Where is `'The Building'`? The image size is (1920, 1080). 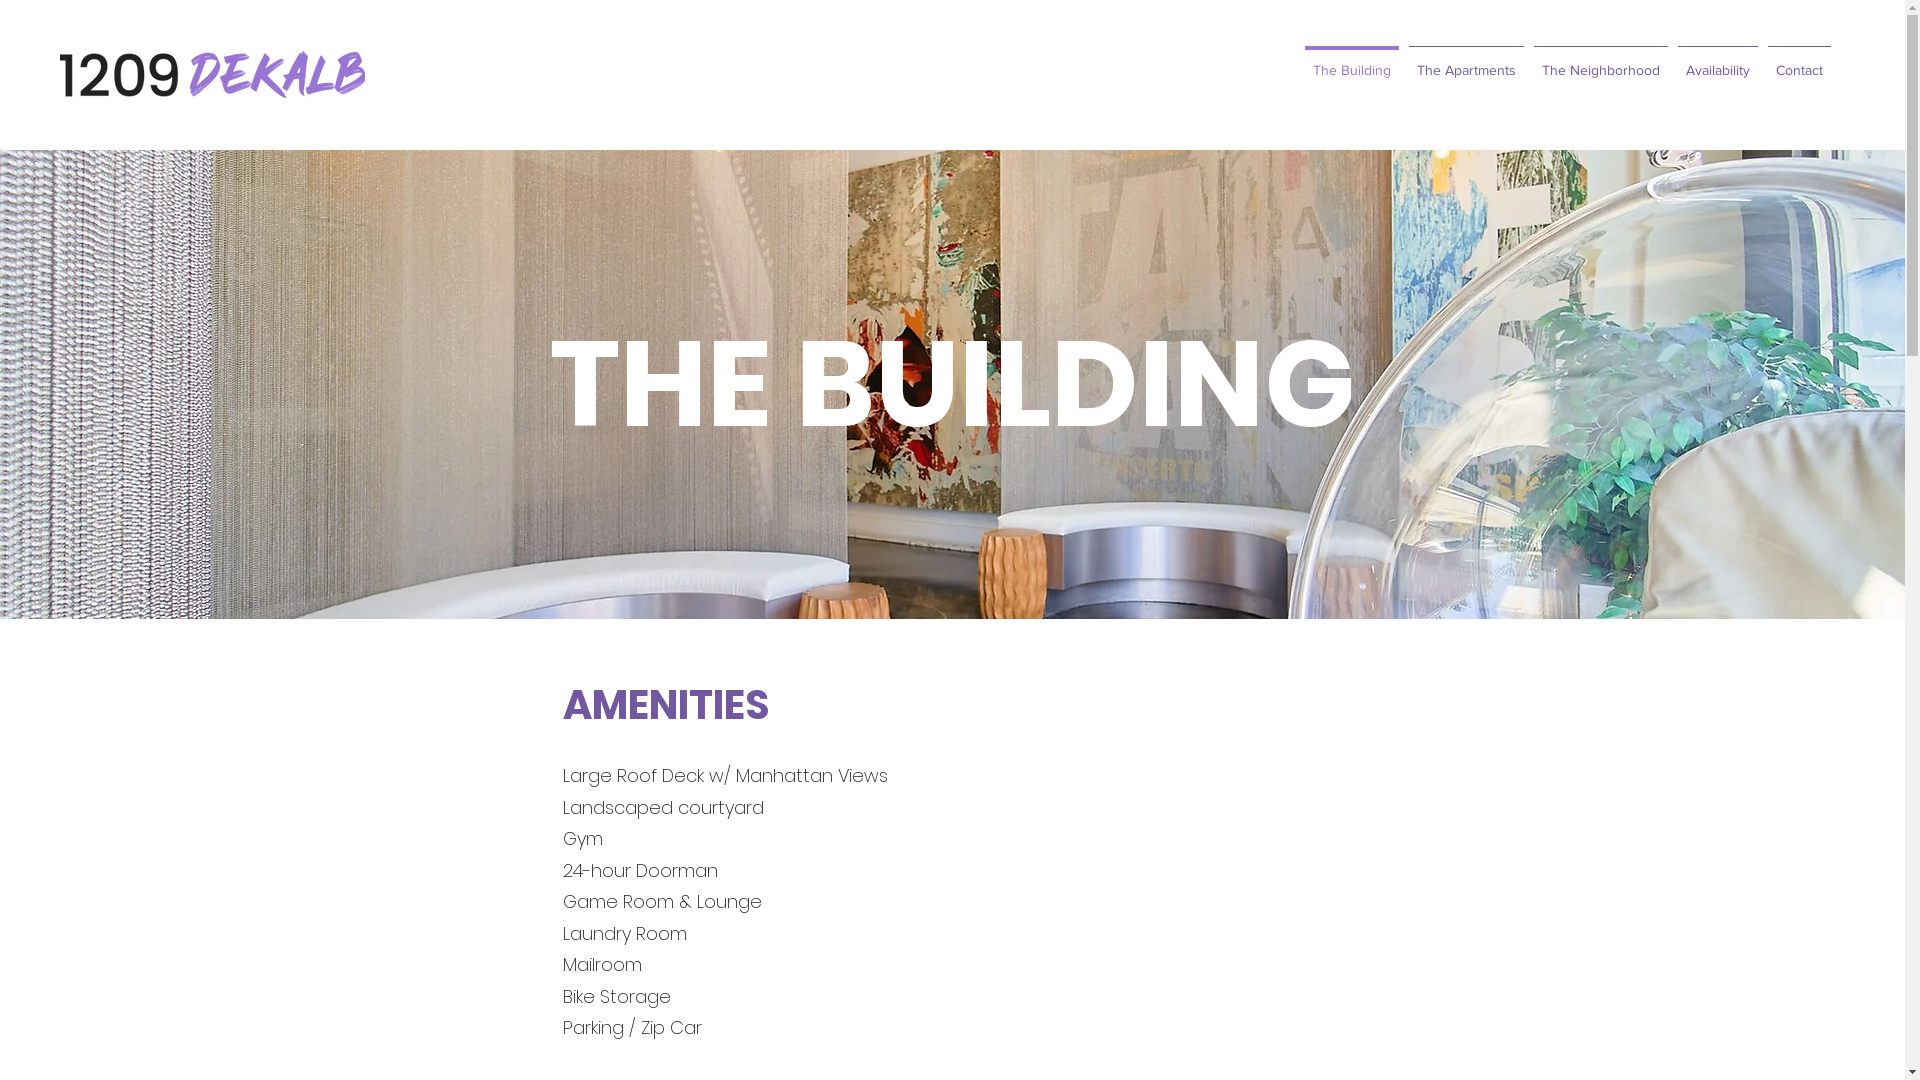
'The Building' is located at coordinates (1300, 60).